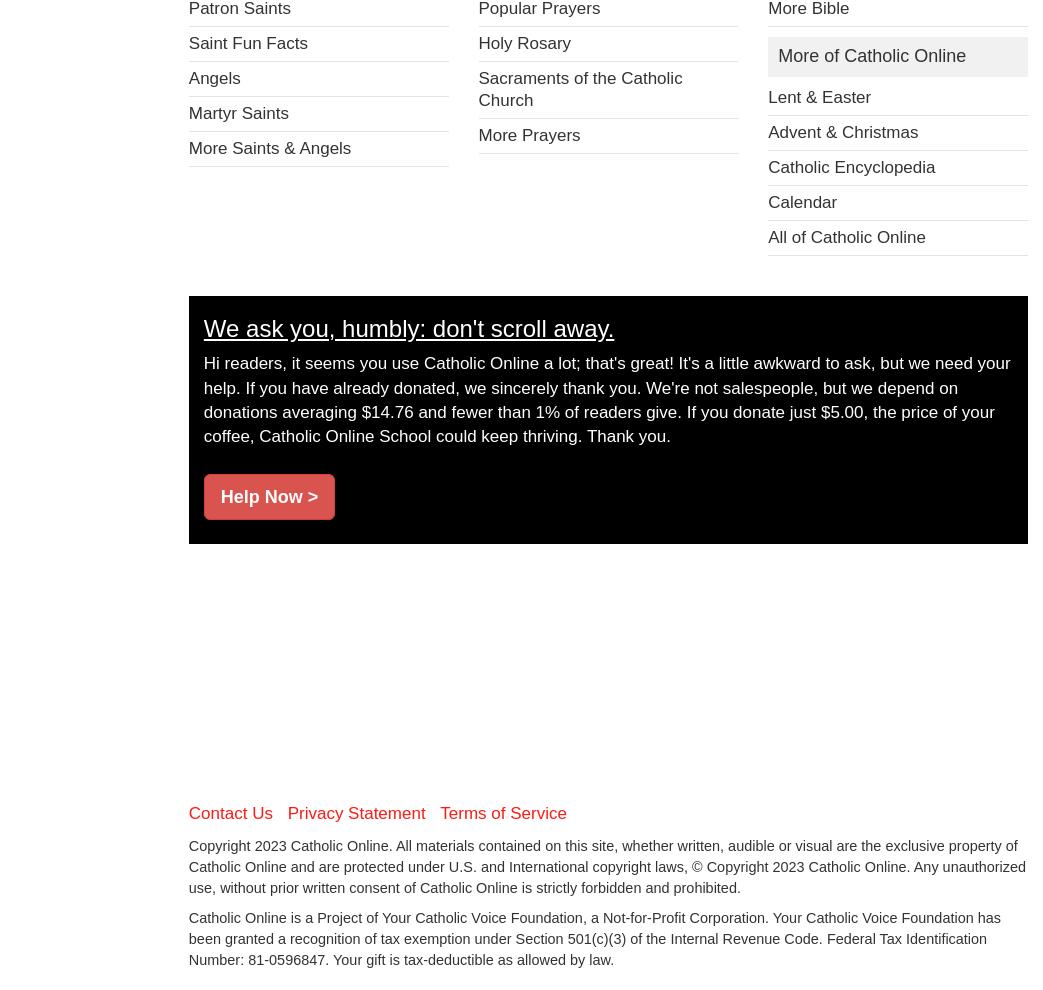  What do you see at coordinates (594, 937) in the screenshot?
I see `'Catholic Online is a Project of Your Catholic Voice Foundation, a Not-for-Profit Corporation. Your Catholic Voice Foundation has been granted a recognition of tax exemption under Section 501(c)(3) of the Internal Revenue Code. Federal Tax Identification Number: 81-0596847. Your gift is tax-deductible as allowed by law.'` at bounding box center [594, 937].